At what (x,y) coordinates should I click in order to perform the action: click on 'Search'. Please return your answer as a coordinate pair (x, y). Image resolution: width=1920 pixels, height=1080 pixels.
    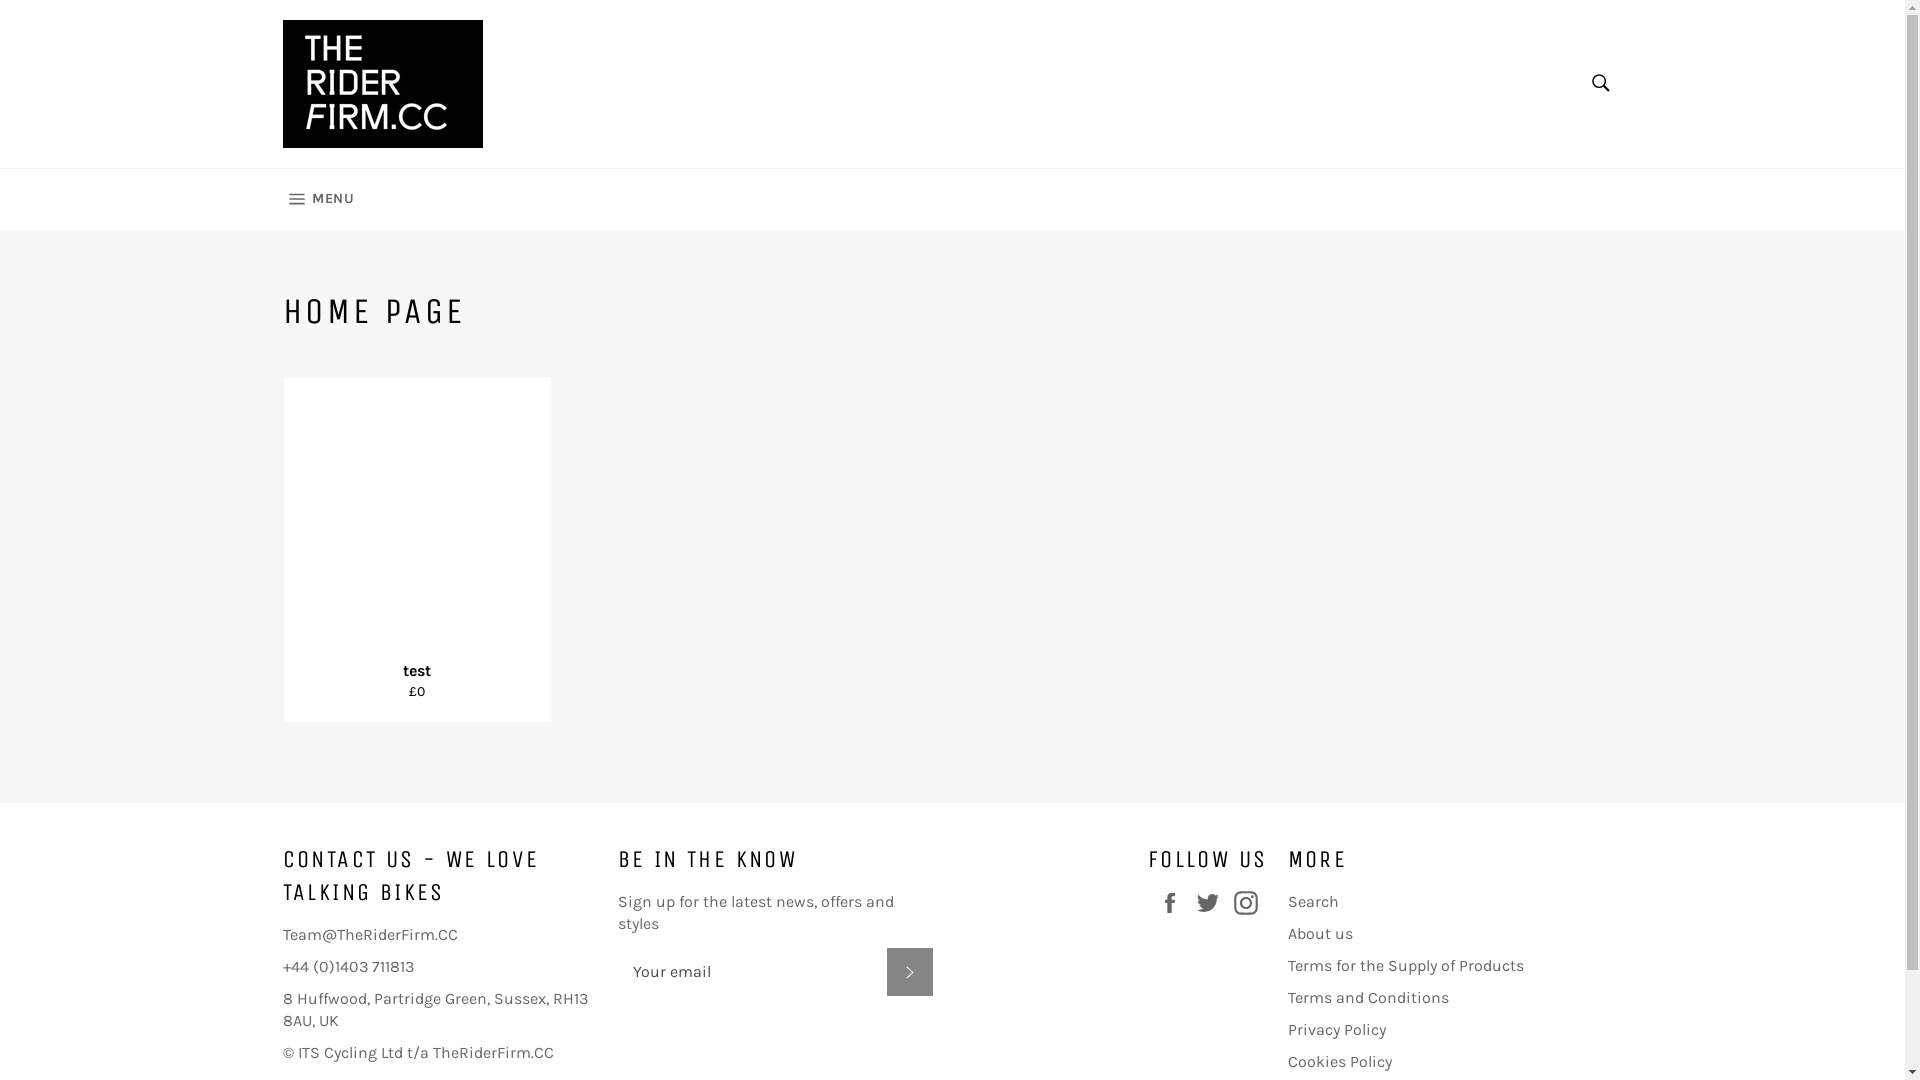
    Looking at the image, I should click on (1576, 82).